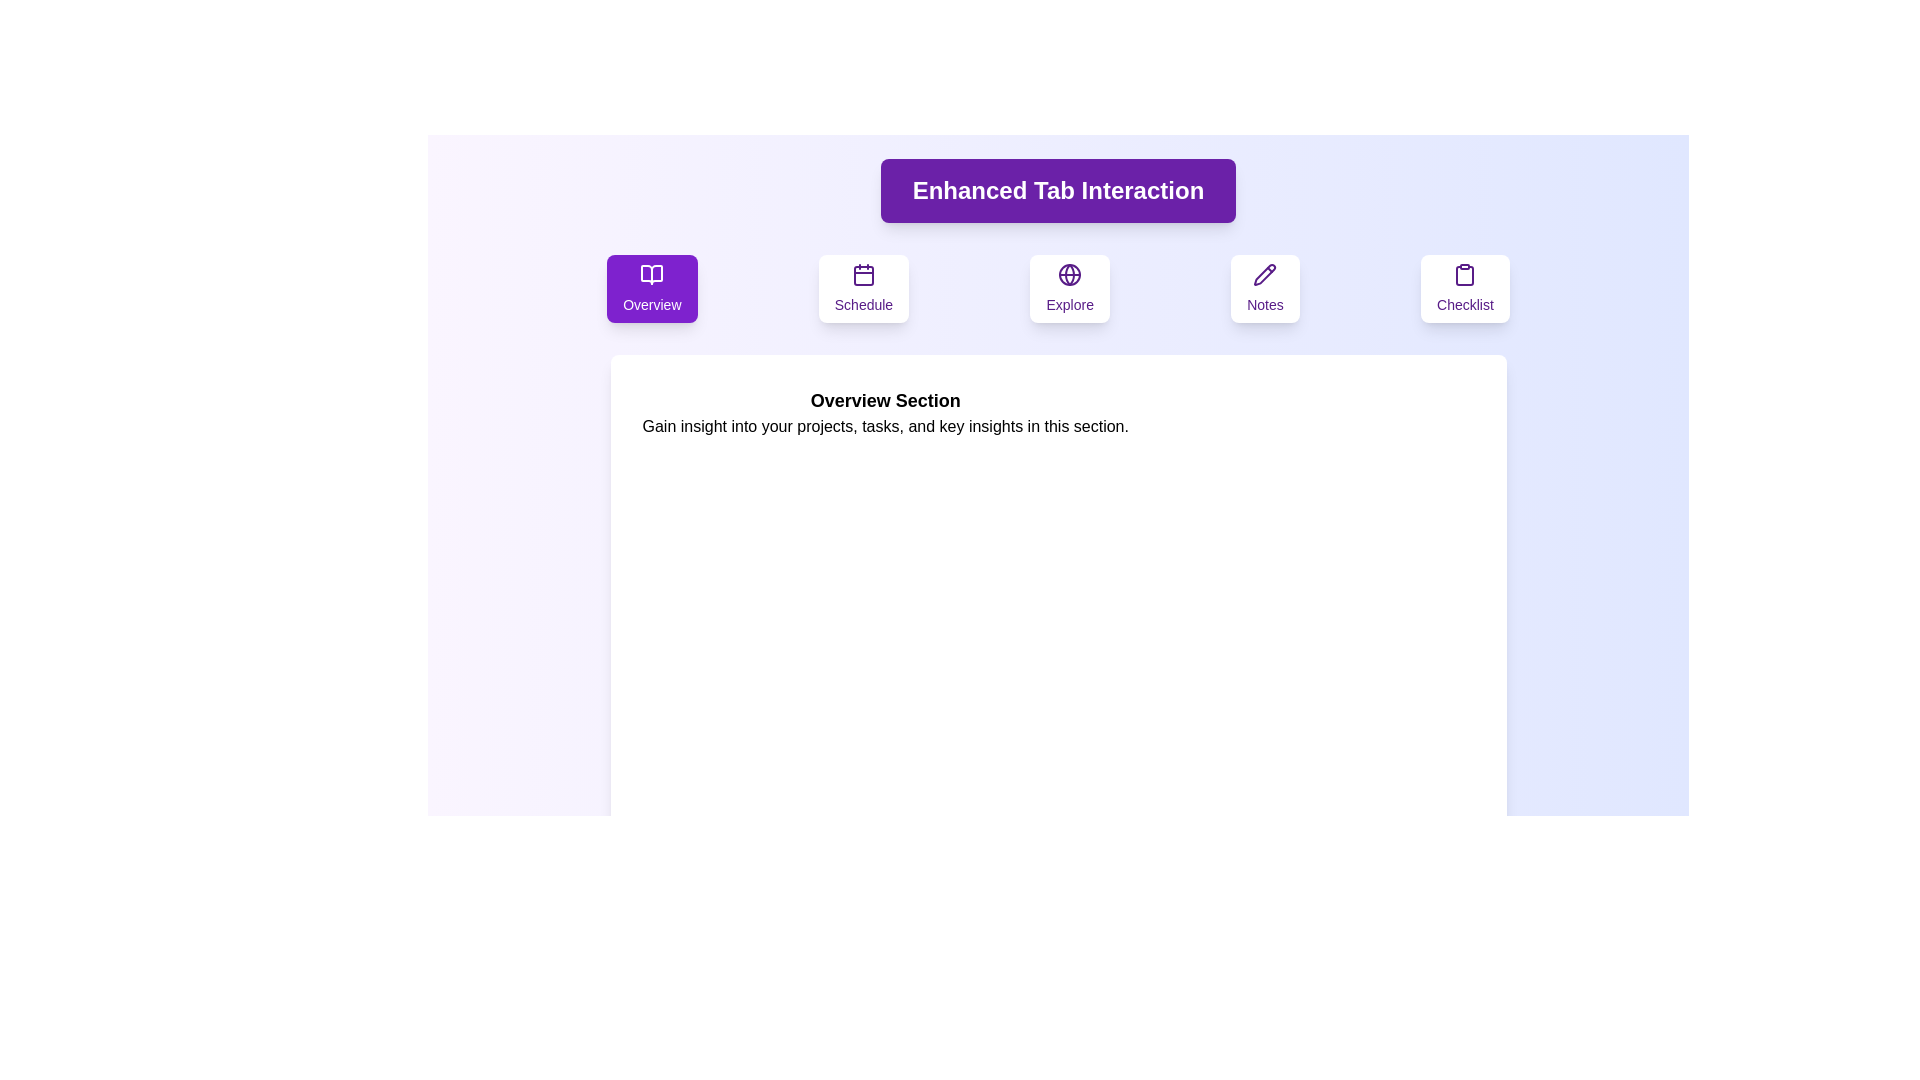 The width and height of the screenshot is (1920, 1080). I want to click on the text label displaying 'Enhanced Tab Interaction', which is styled in white text on a purple background with rounded corners, located near the top of the user interface, so click(1057, 191).